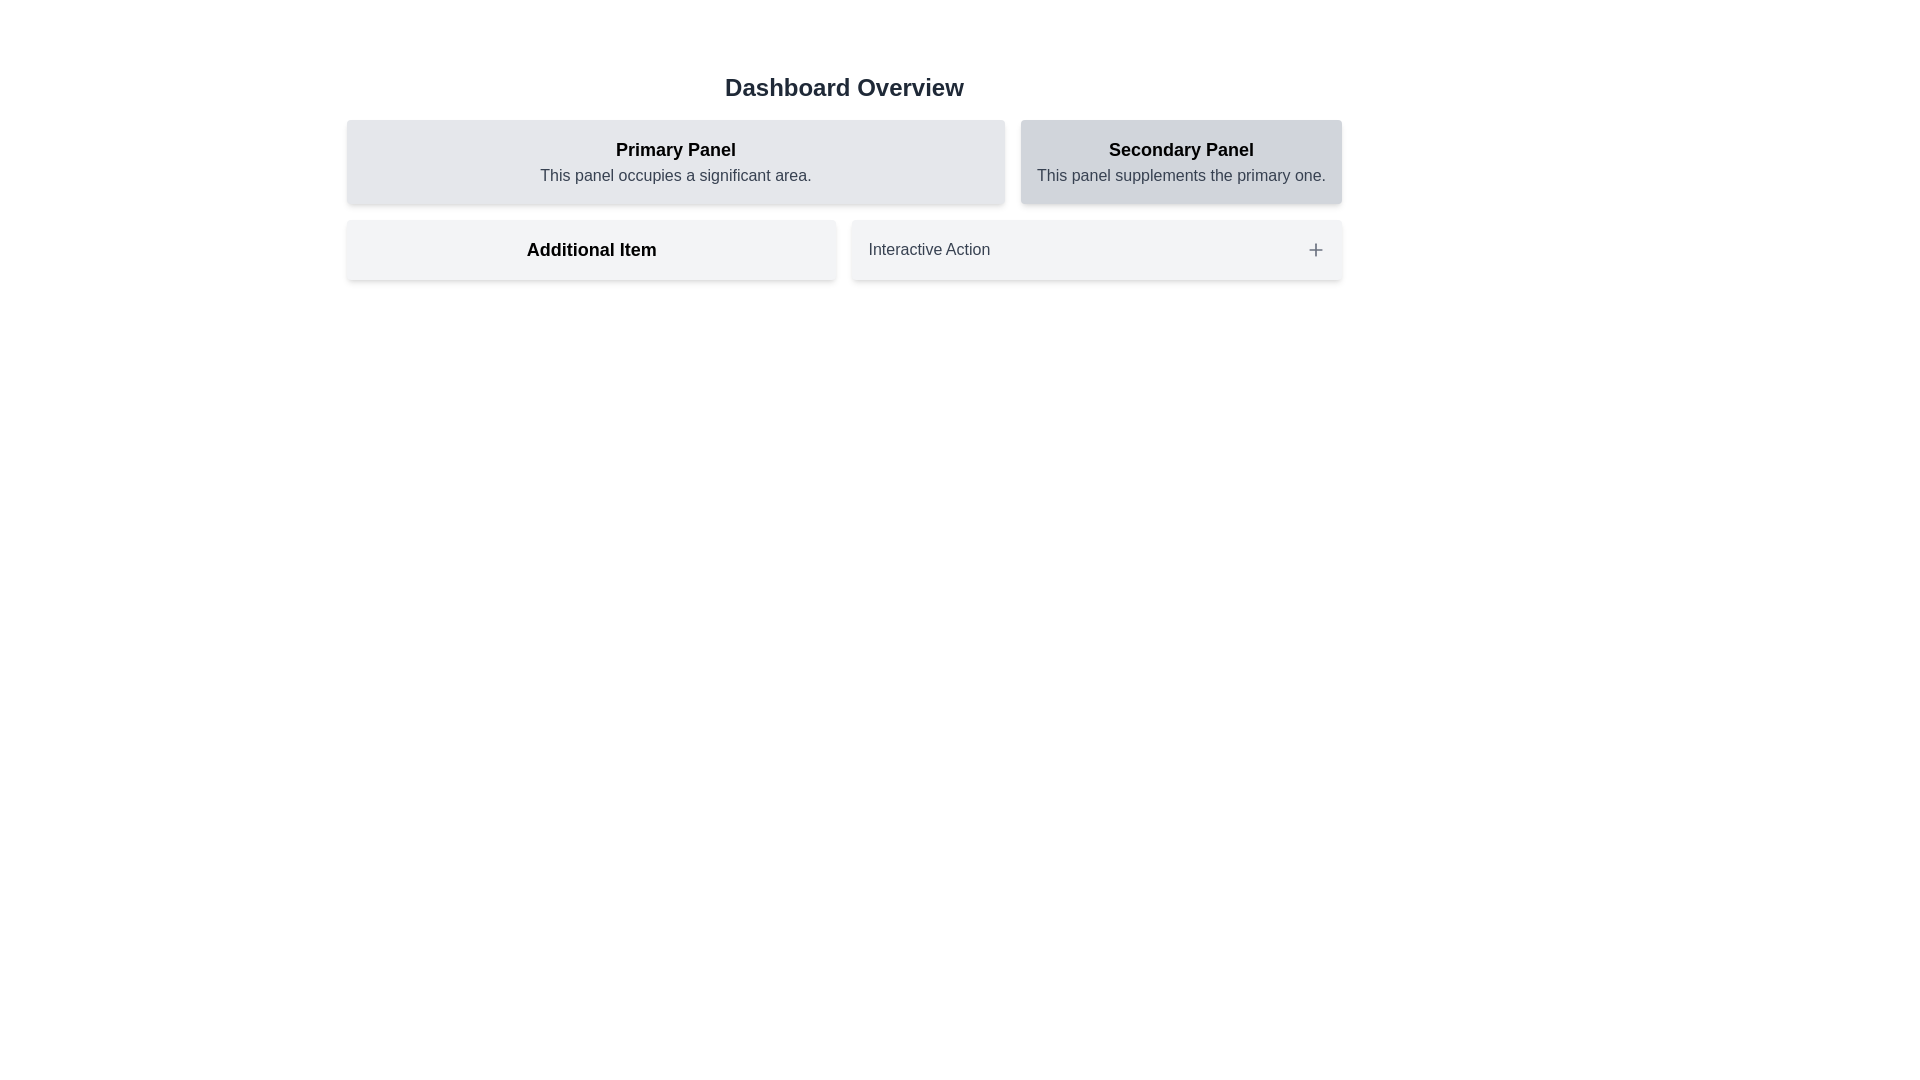  I want to click on the text block that reads 'This panel supplements the primary one.', which is styled in gray and located below the 'Secondary Panel' heading in the top-right section of the interface layout, so click(1181, 175).